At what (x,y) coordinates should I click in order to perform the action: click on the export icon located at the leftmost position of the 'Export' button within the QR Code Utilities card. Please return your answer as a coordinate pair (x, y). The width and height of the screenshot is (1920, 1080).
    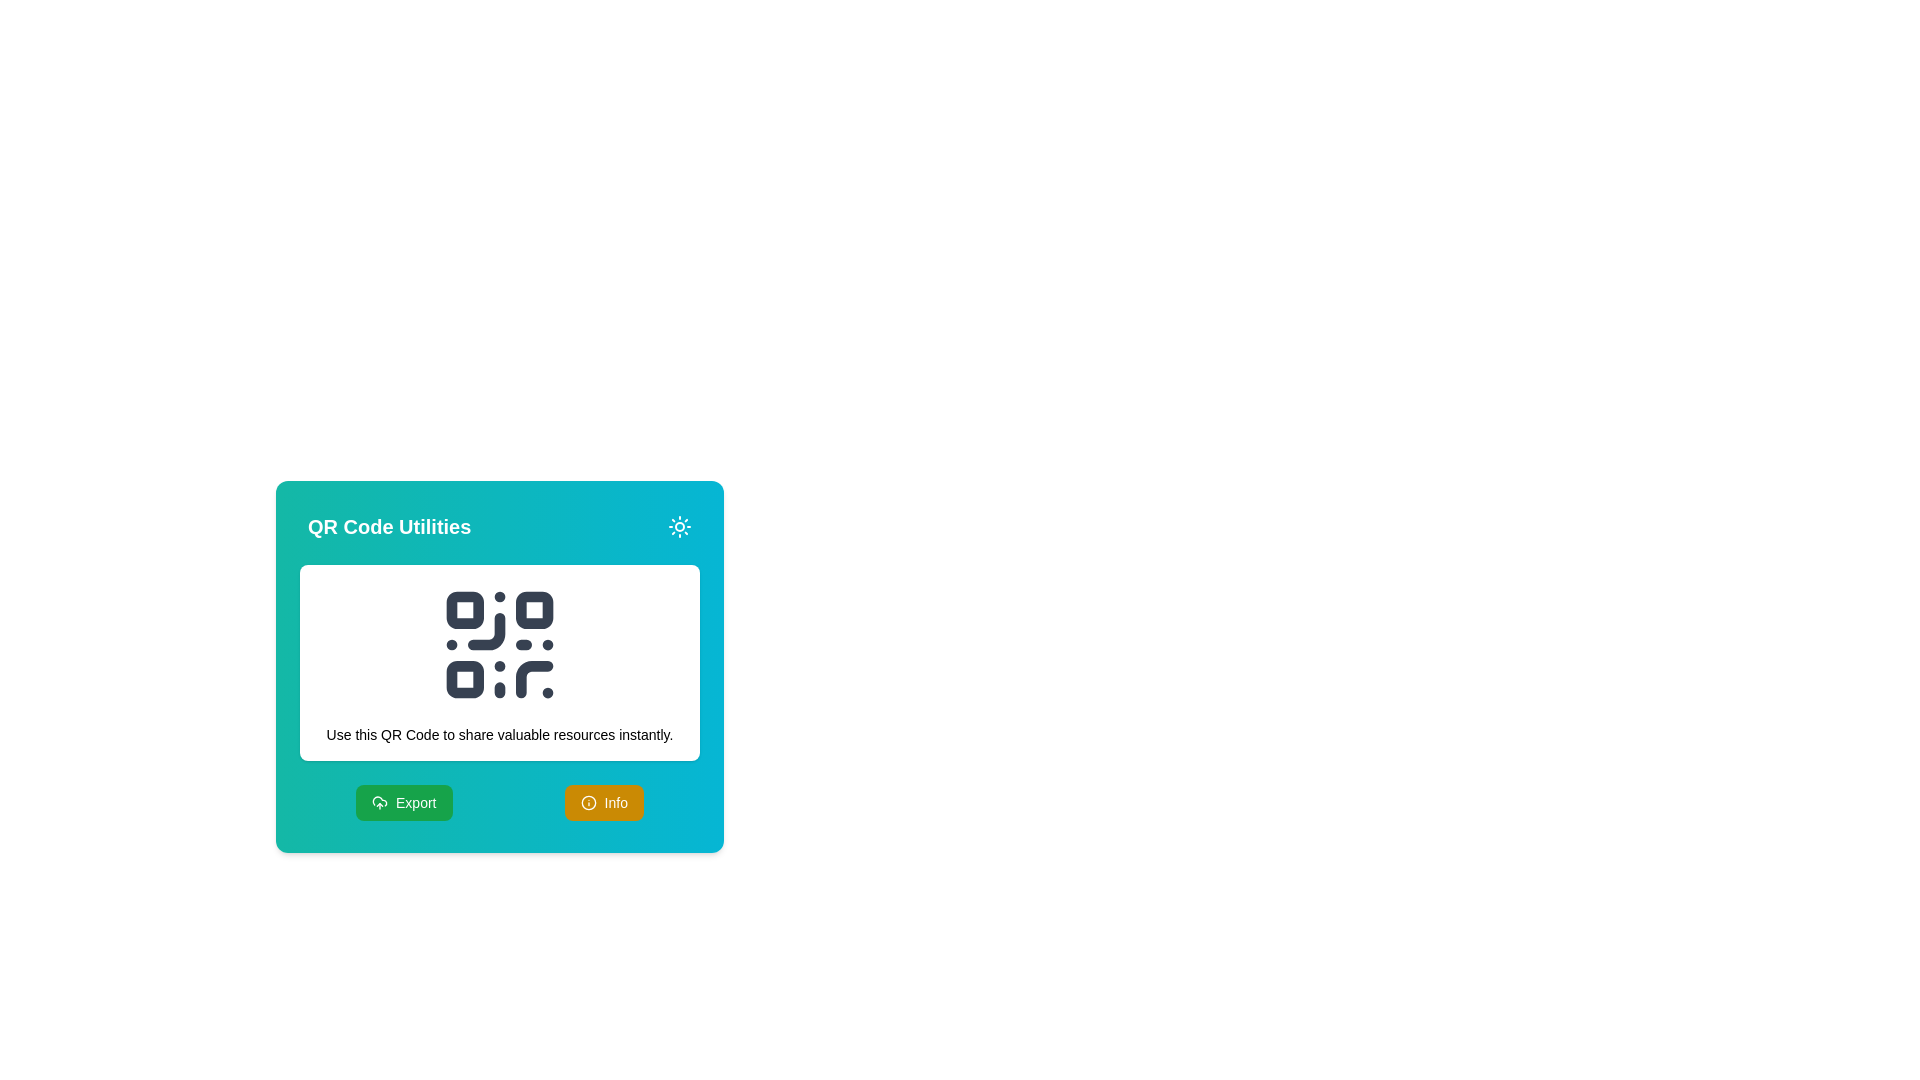
    Looking at the image, I should click on (379, 801).